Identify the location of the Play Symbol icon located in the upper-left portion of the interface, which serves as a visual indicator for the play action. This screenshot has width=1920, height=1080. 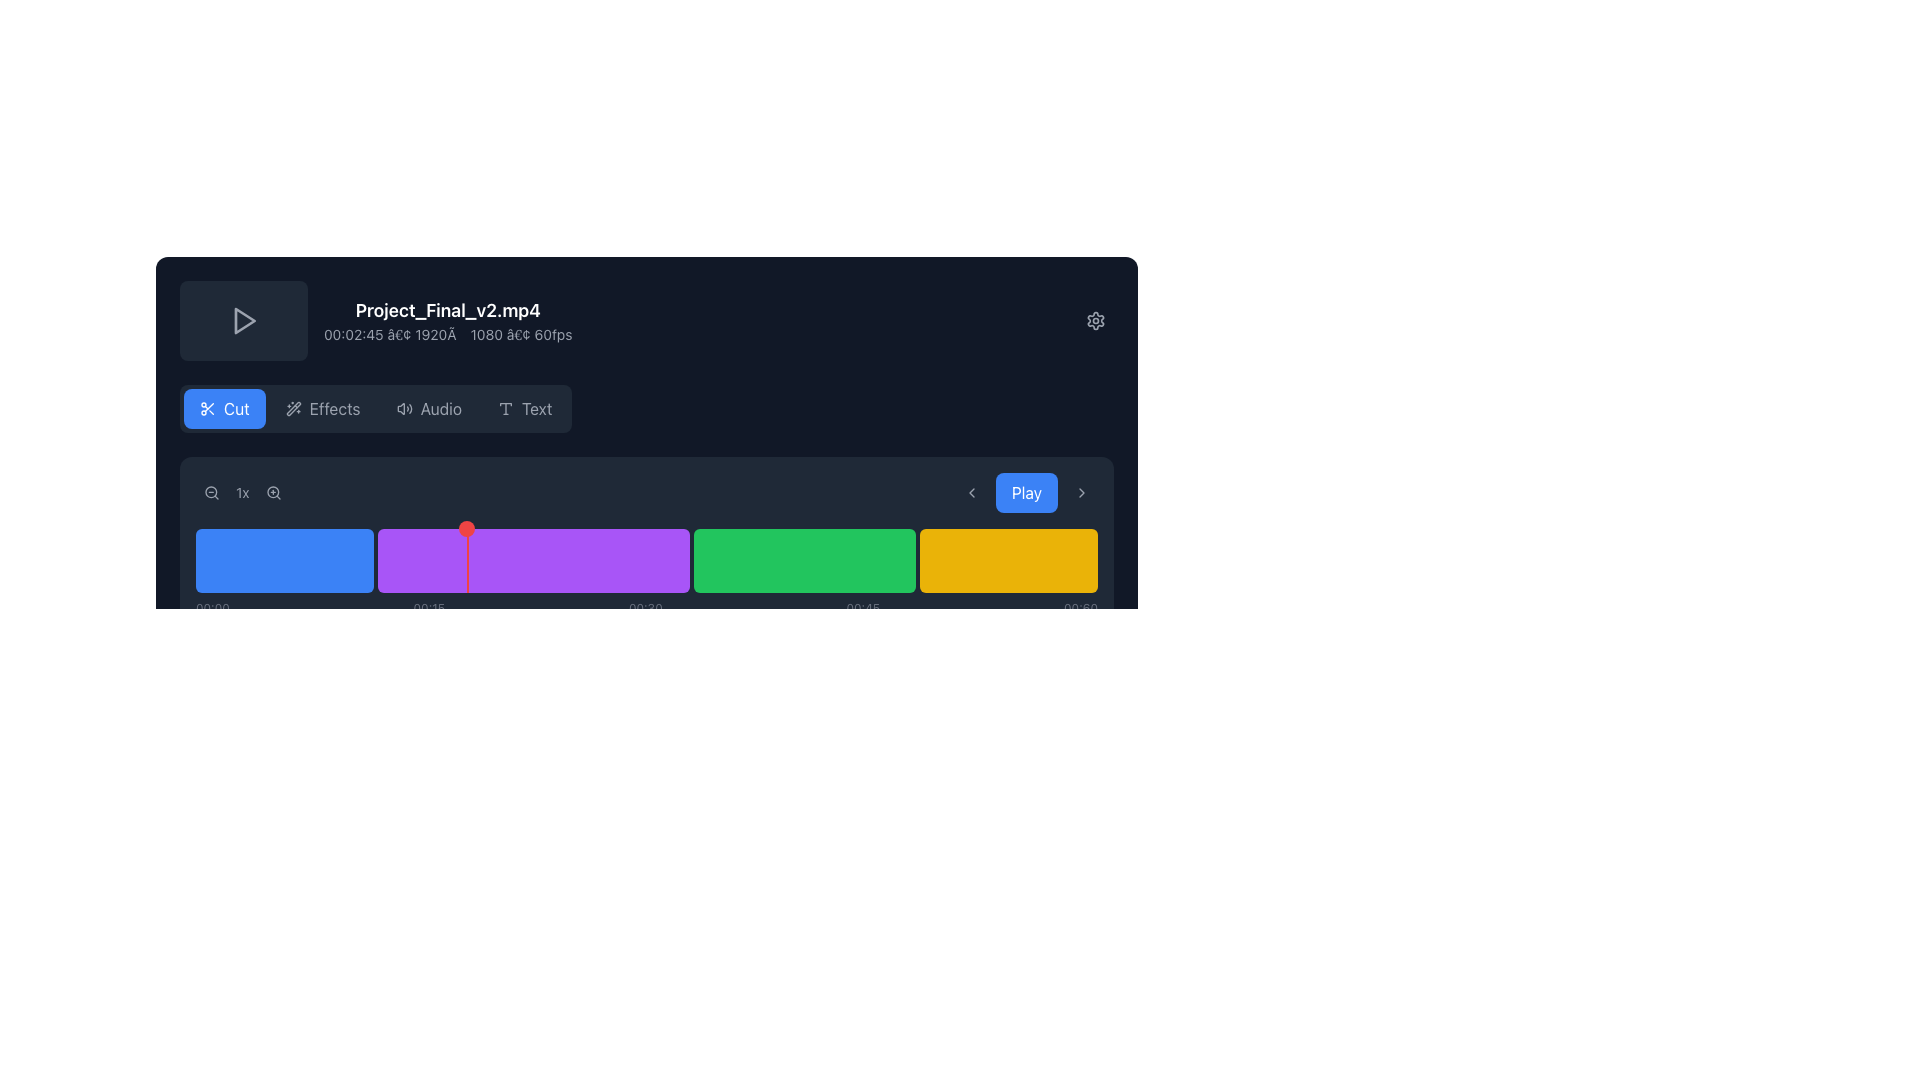
(243, 319).